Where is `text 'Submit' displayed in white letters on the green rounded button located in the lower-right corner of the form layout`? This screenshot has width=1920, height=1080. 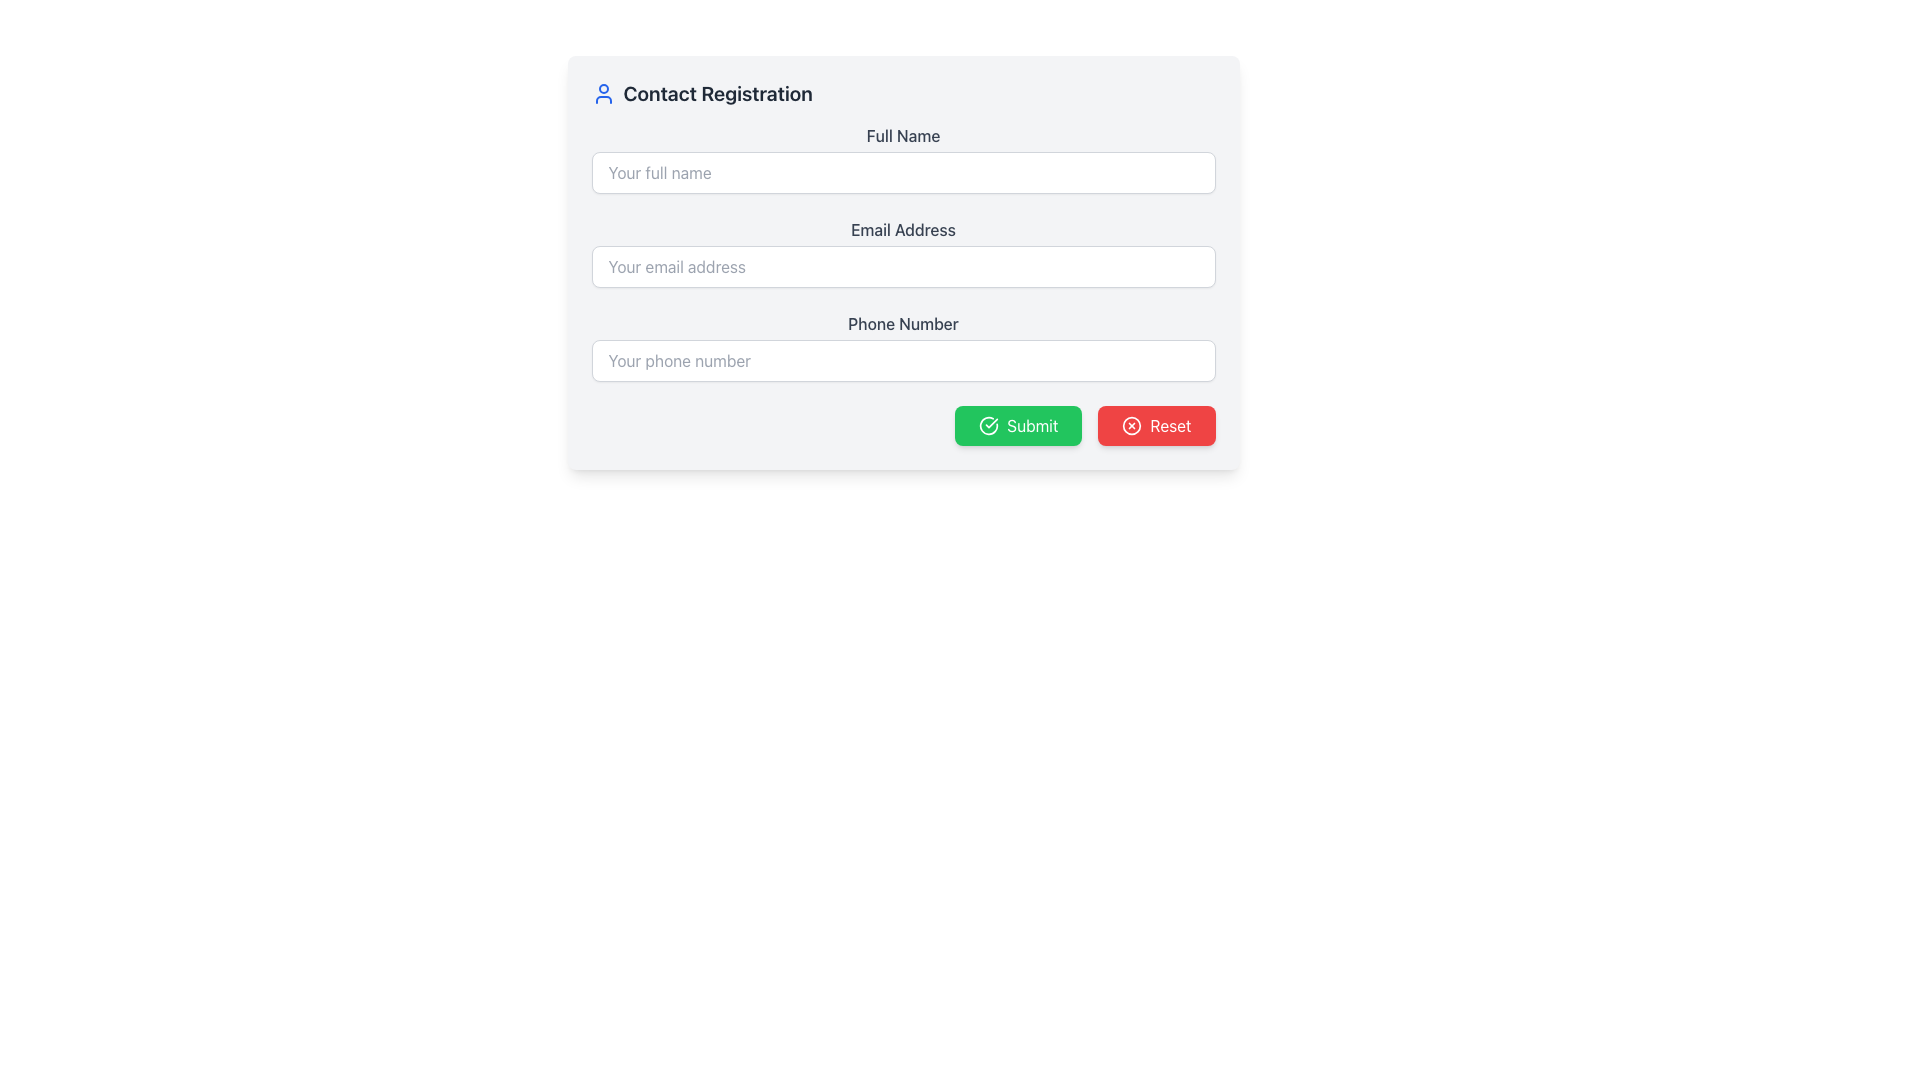 text 'Submit' displayed in white letters on the green rounded button located in the lower-right corner of the form layout is located at coordinates (1032, 424).